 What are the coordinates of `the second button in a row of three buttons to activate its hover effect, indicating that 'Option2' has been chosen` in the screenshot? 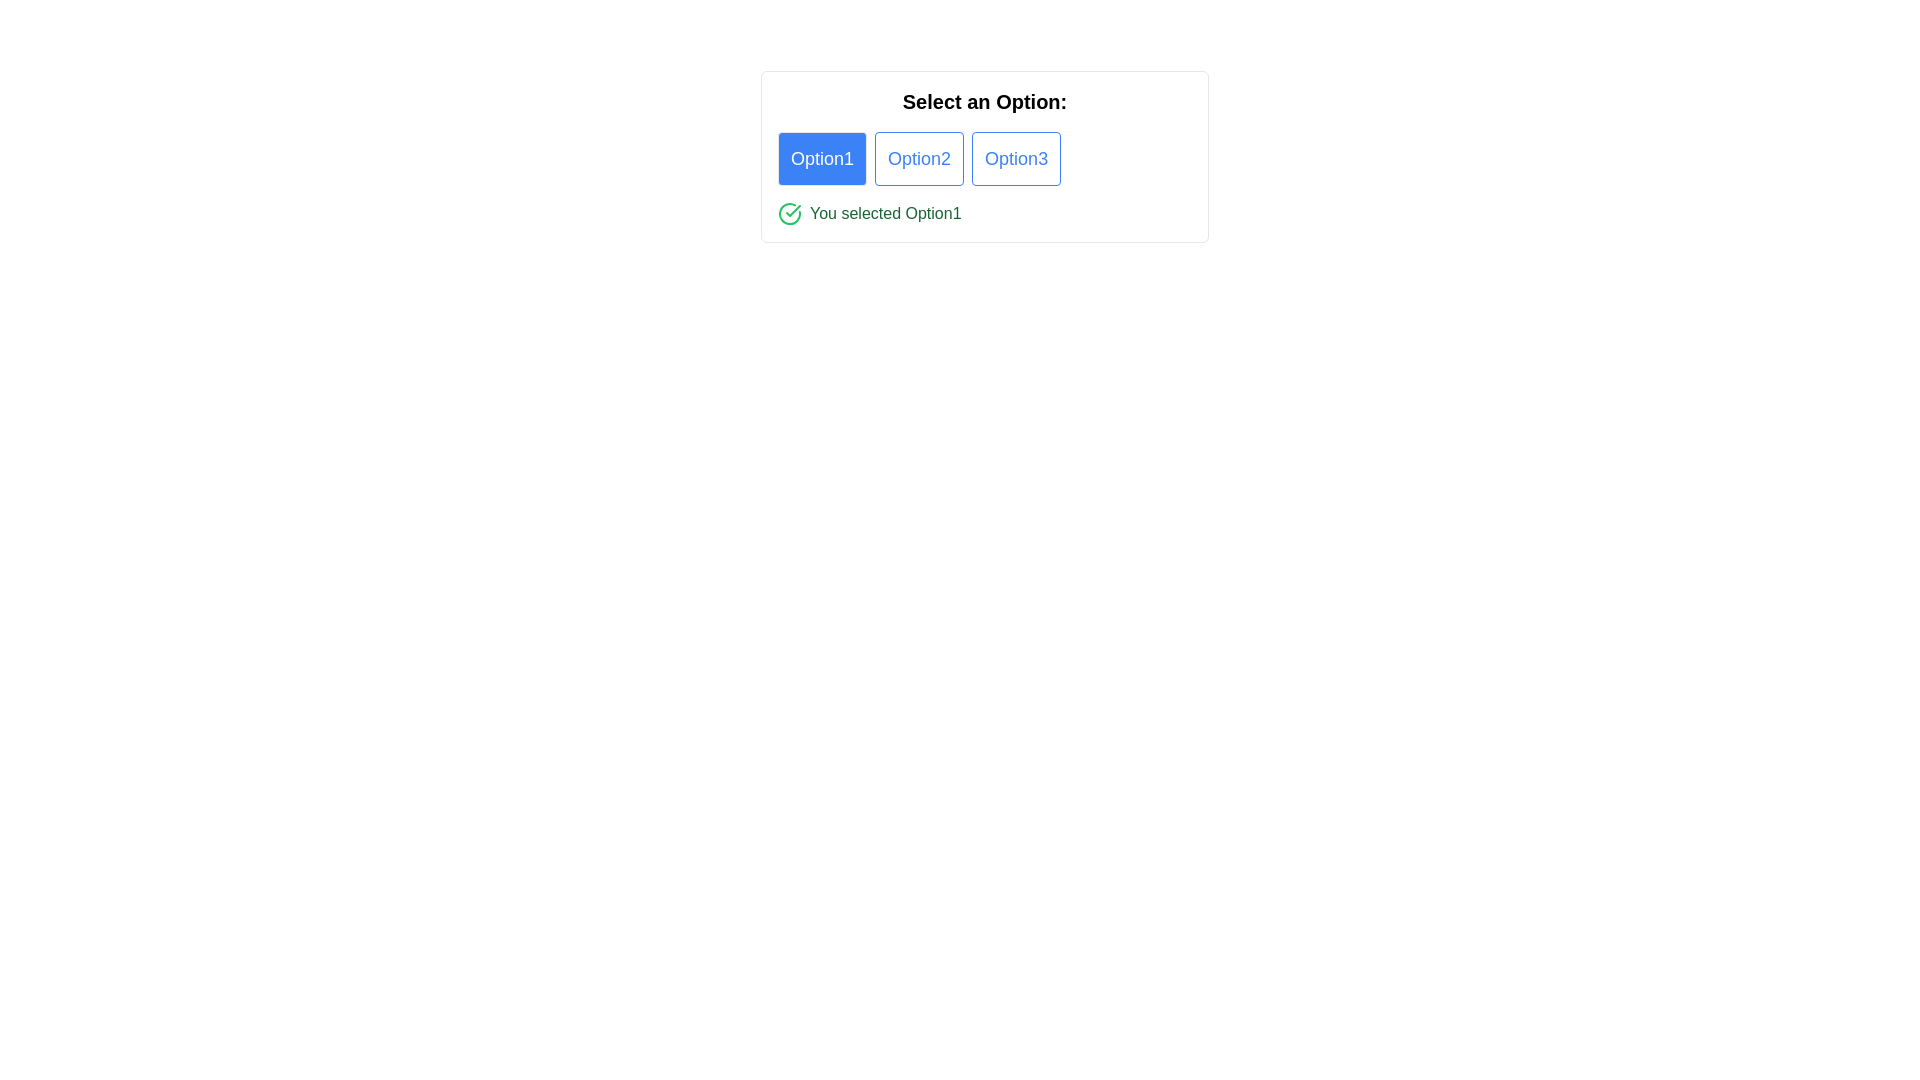 It's located at (918, 157).